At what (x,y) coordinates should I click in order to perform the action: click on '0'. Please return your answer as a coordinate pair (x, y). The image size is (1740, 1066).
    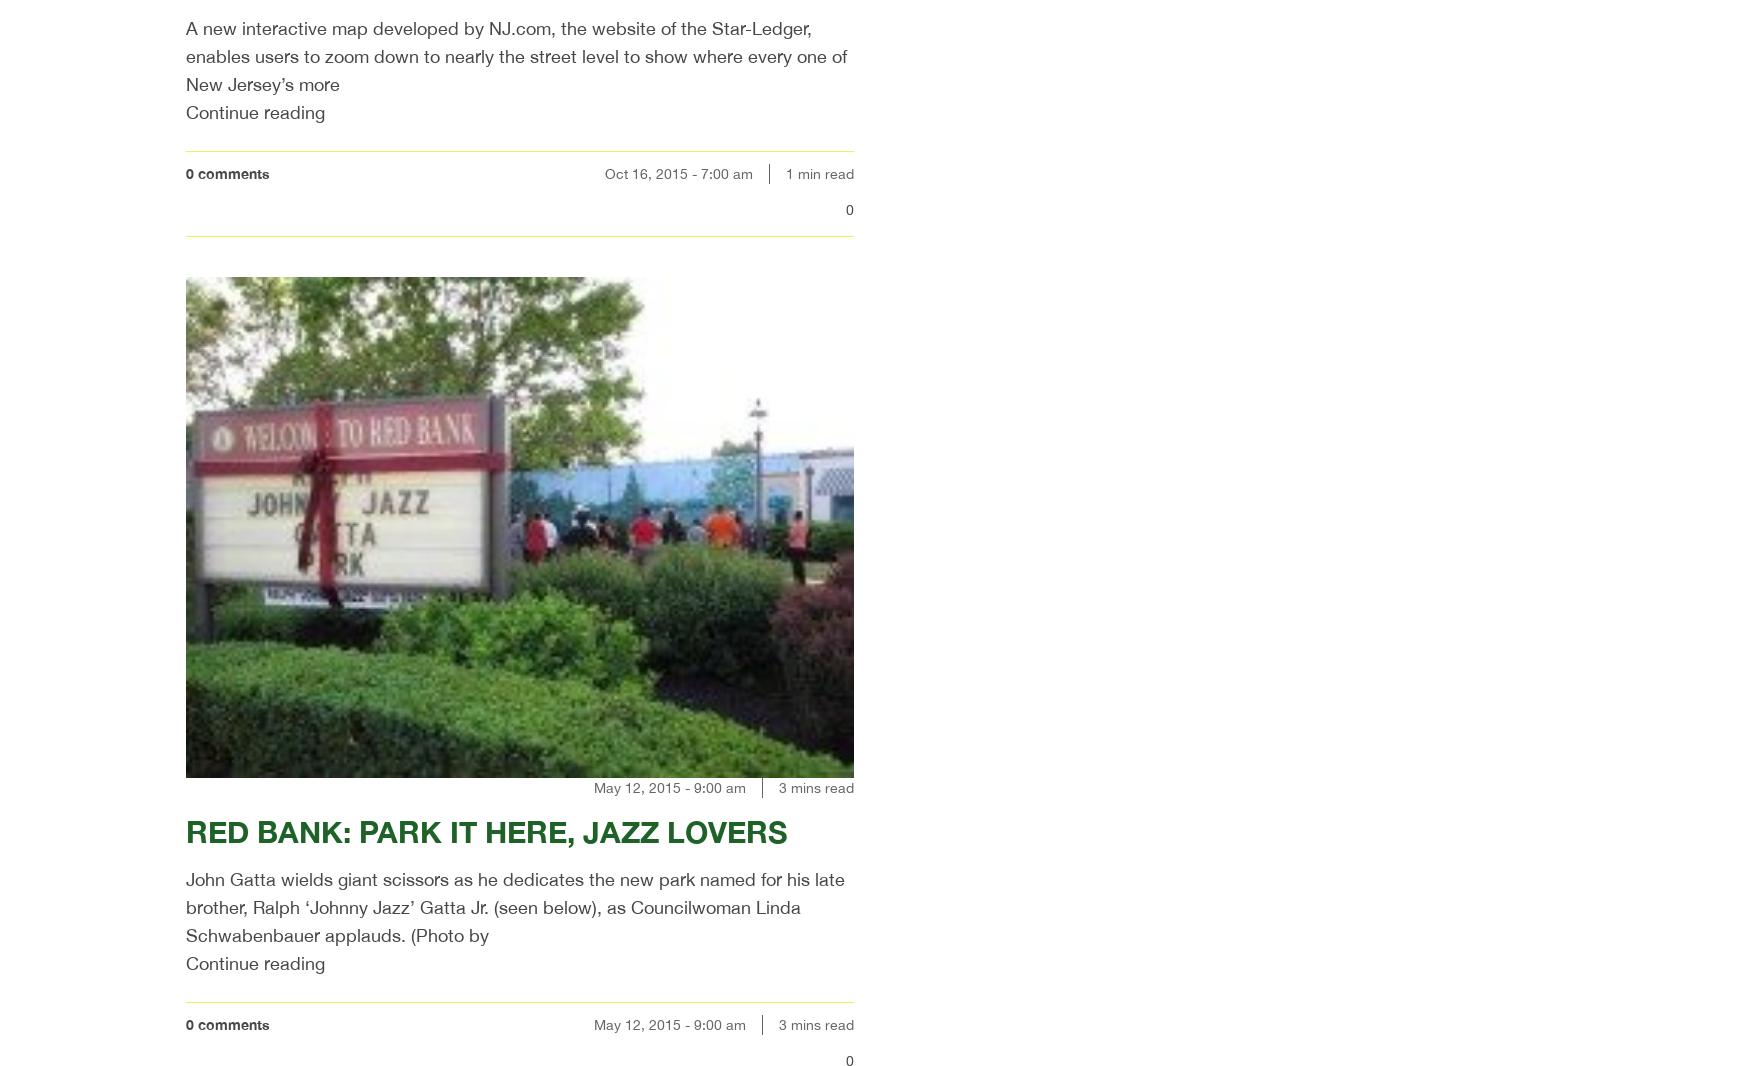
    Looking at the image, I should click on (849, 209).